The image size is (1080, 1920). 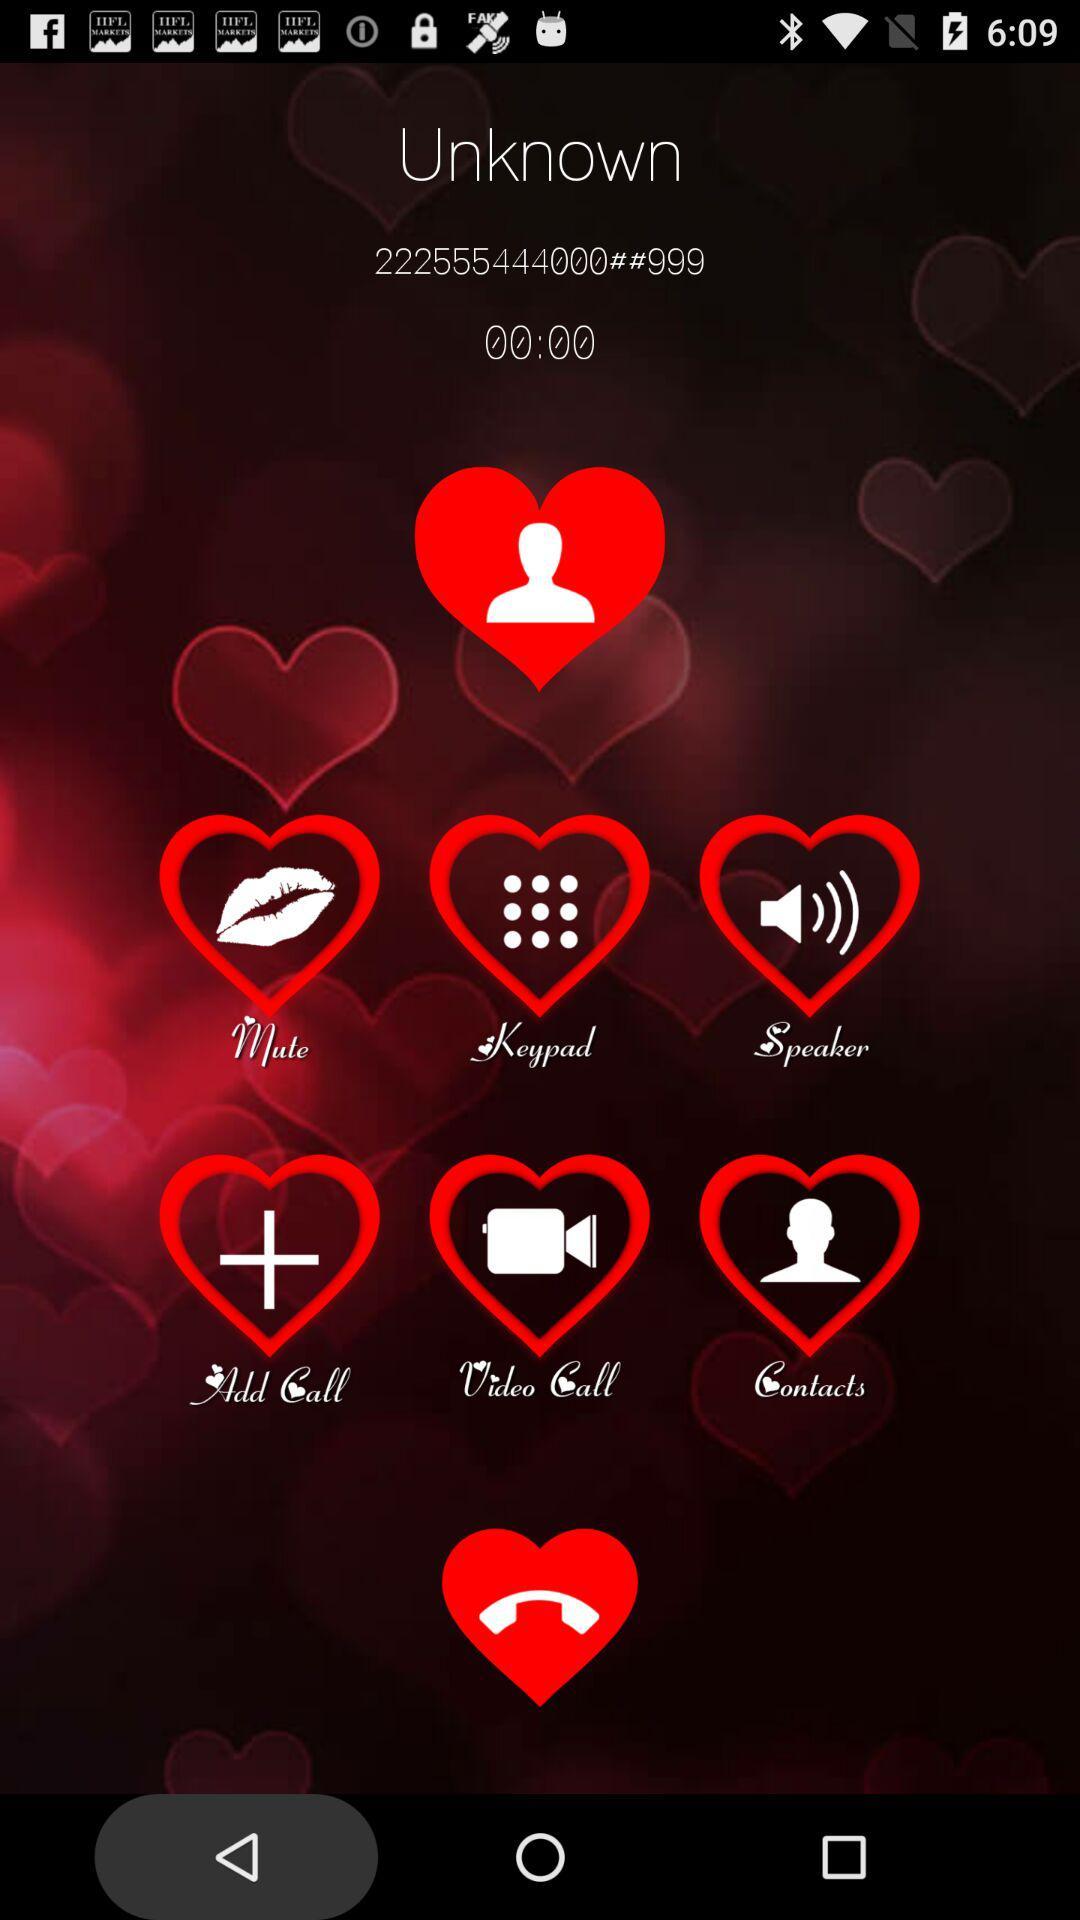 What do you see at coordinates (270, 936) in the screenshot?
I see `go emoji` at bounding box center [270, 936].